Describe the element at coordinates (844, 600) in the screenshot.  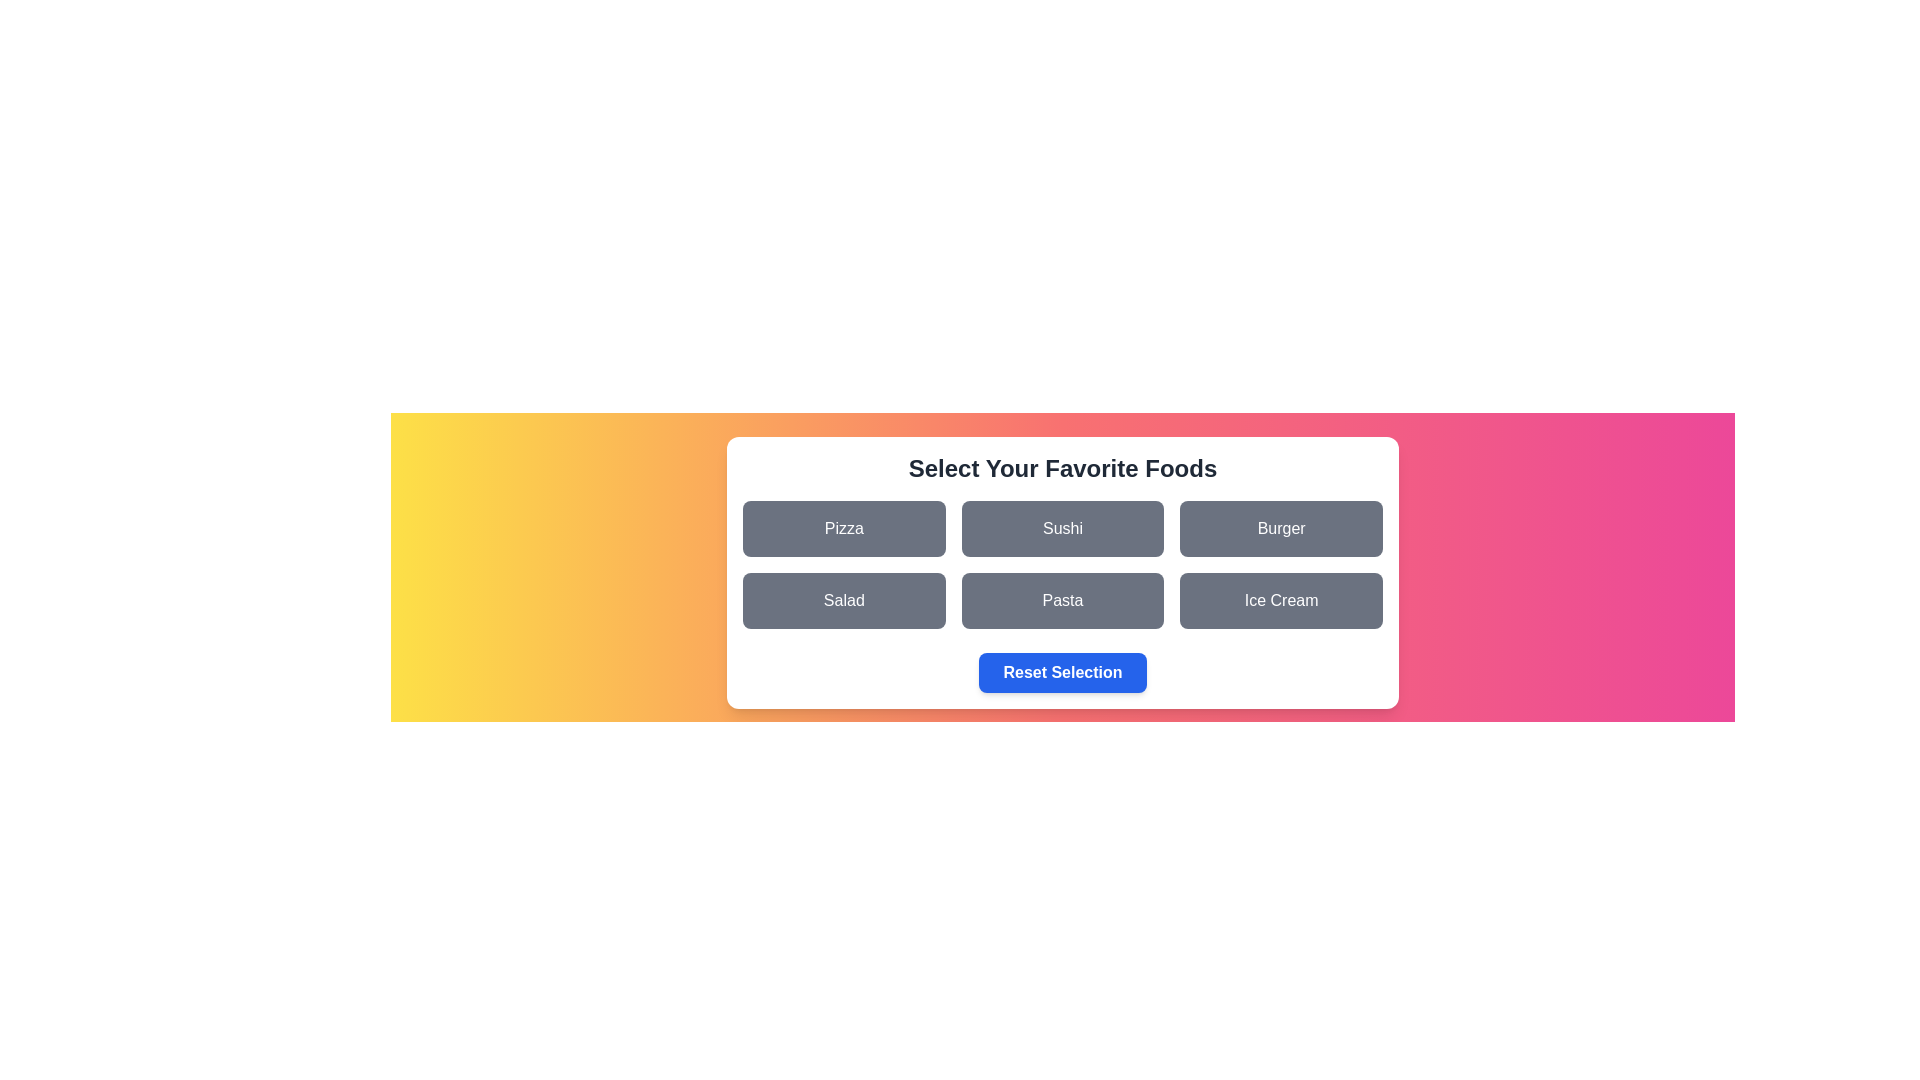
I see `the food item Salad to observe the hover effect` at that location.